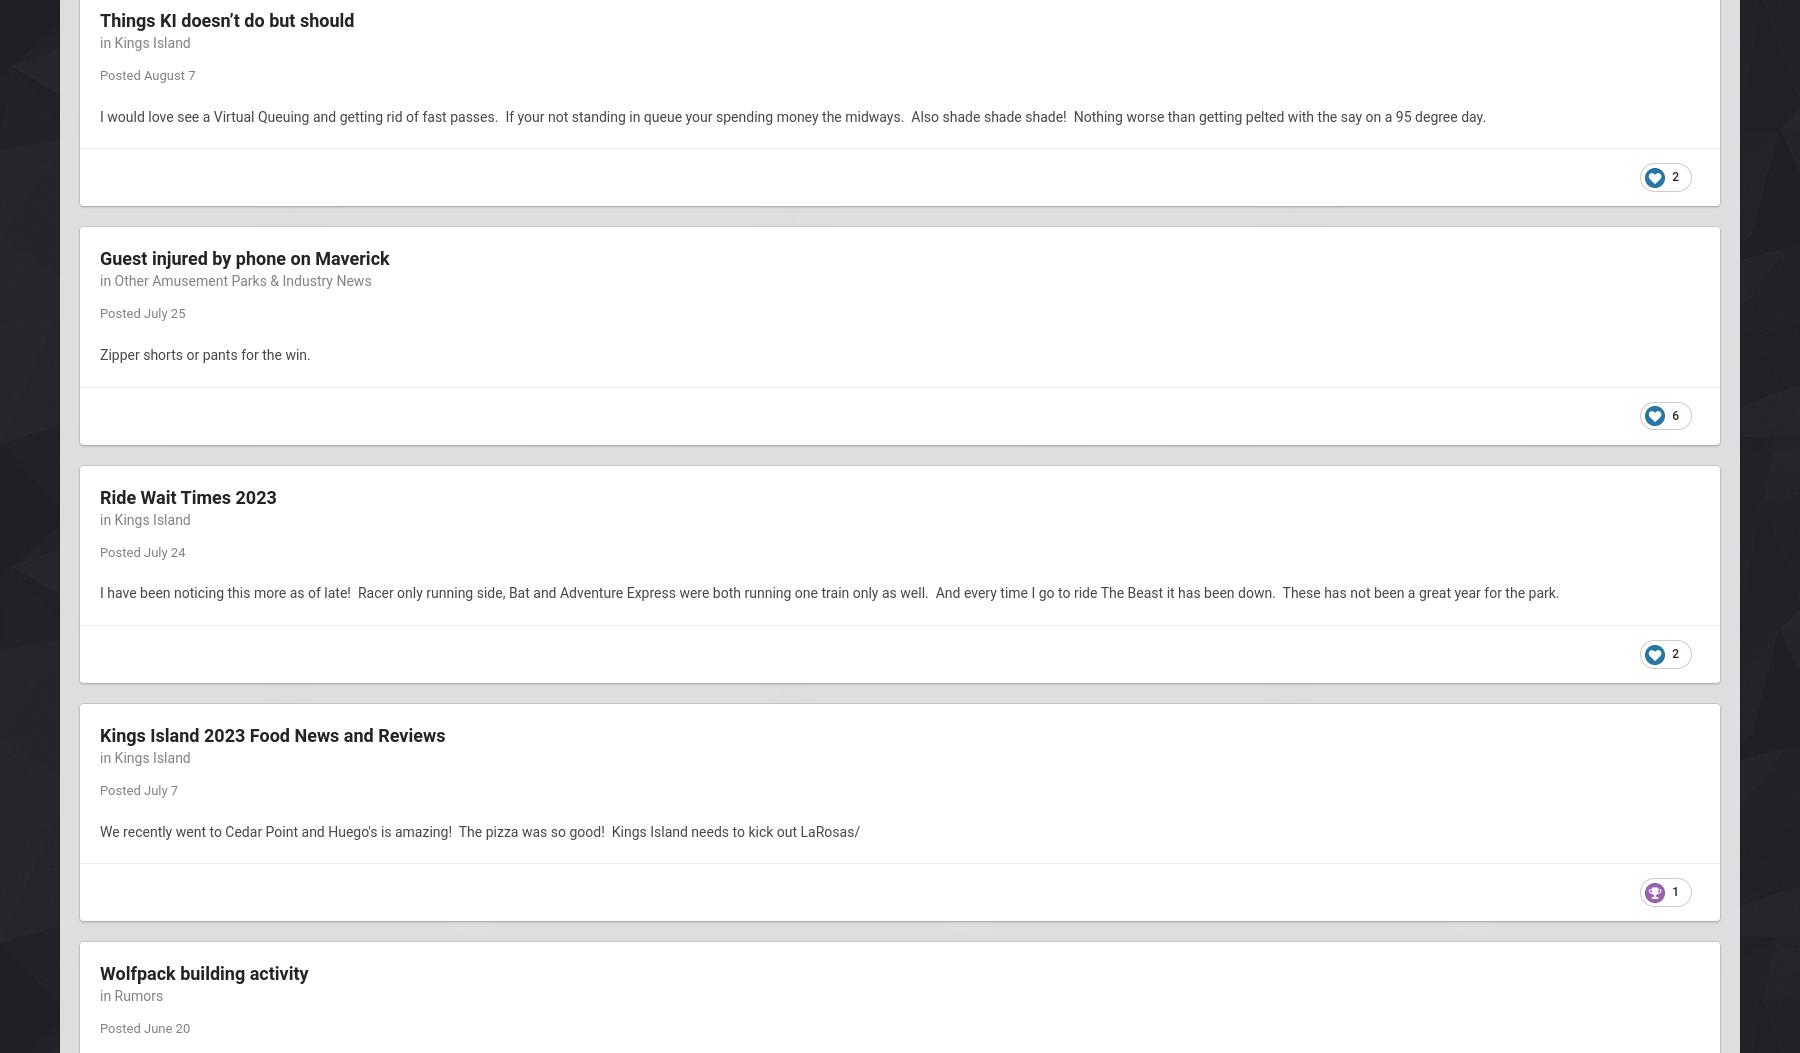  Describe the element at coordinates (1671, 414) in the screenshot. I see `'6'` at that location.